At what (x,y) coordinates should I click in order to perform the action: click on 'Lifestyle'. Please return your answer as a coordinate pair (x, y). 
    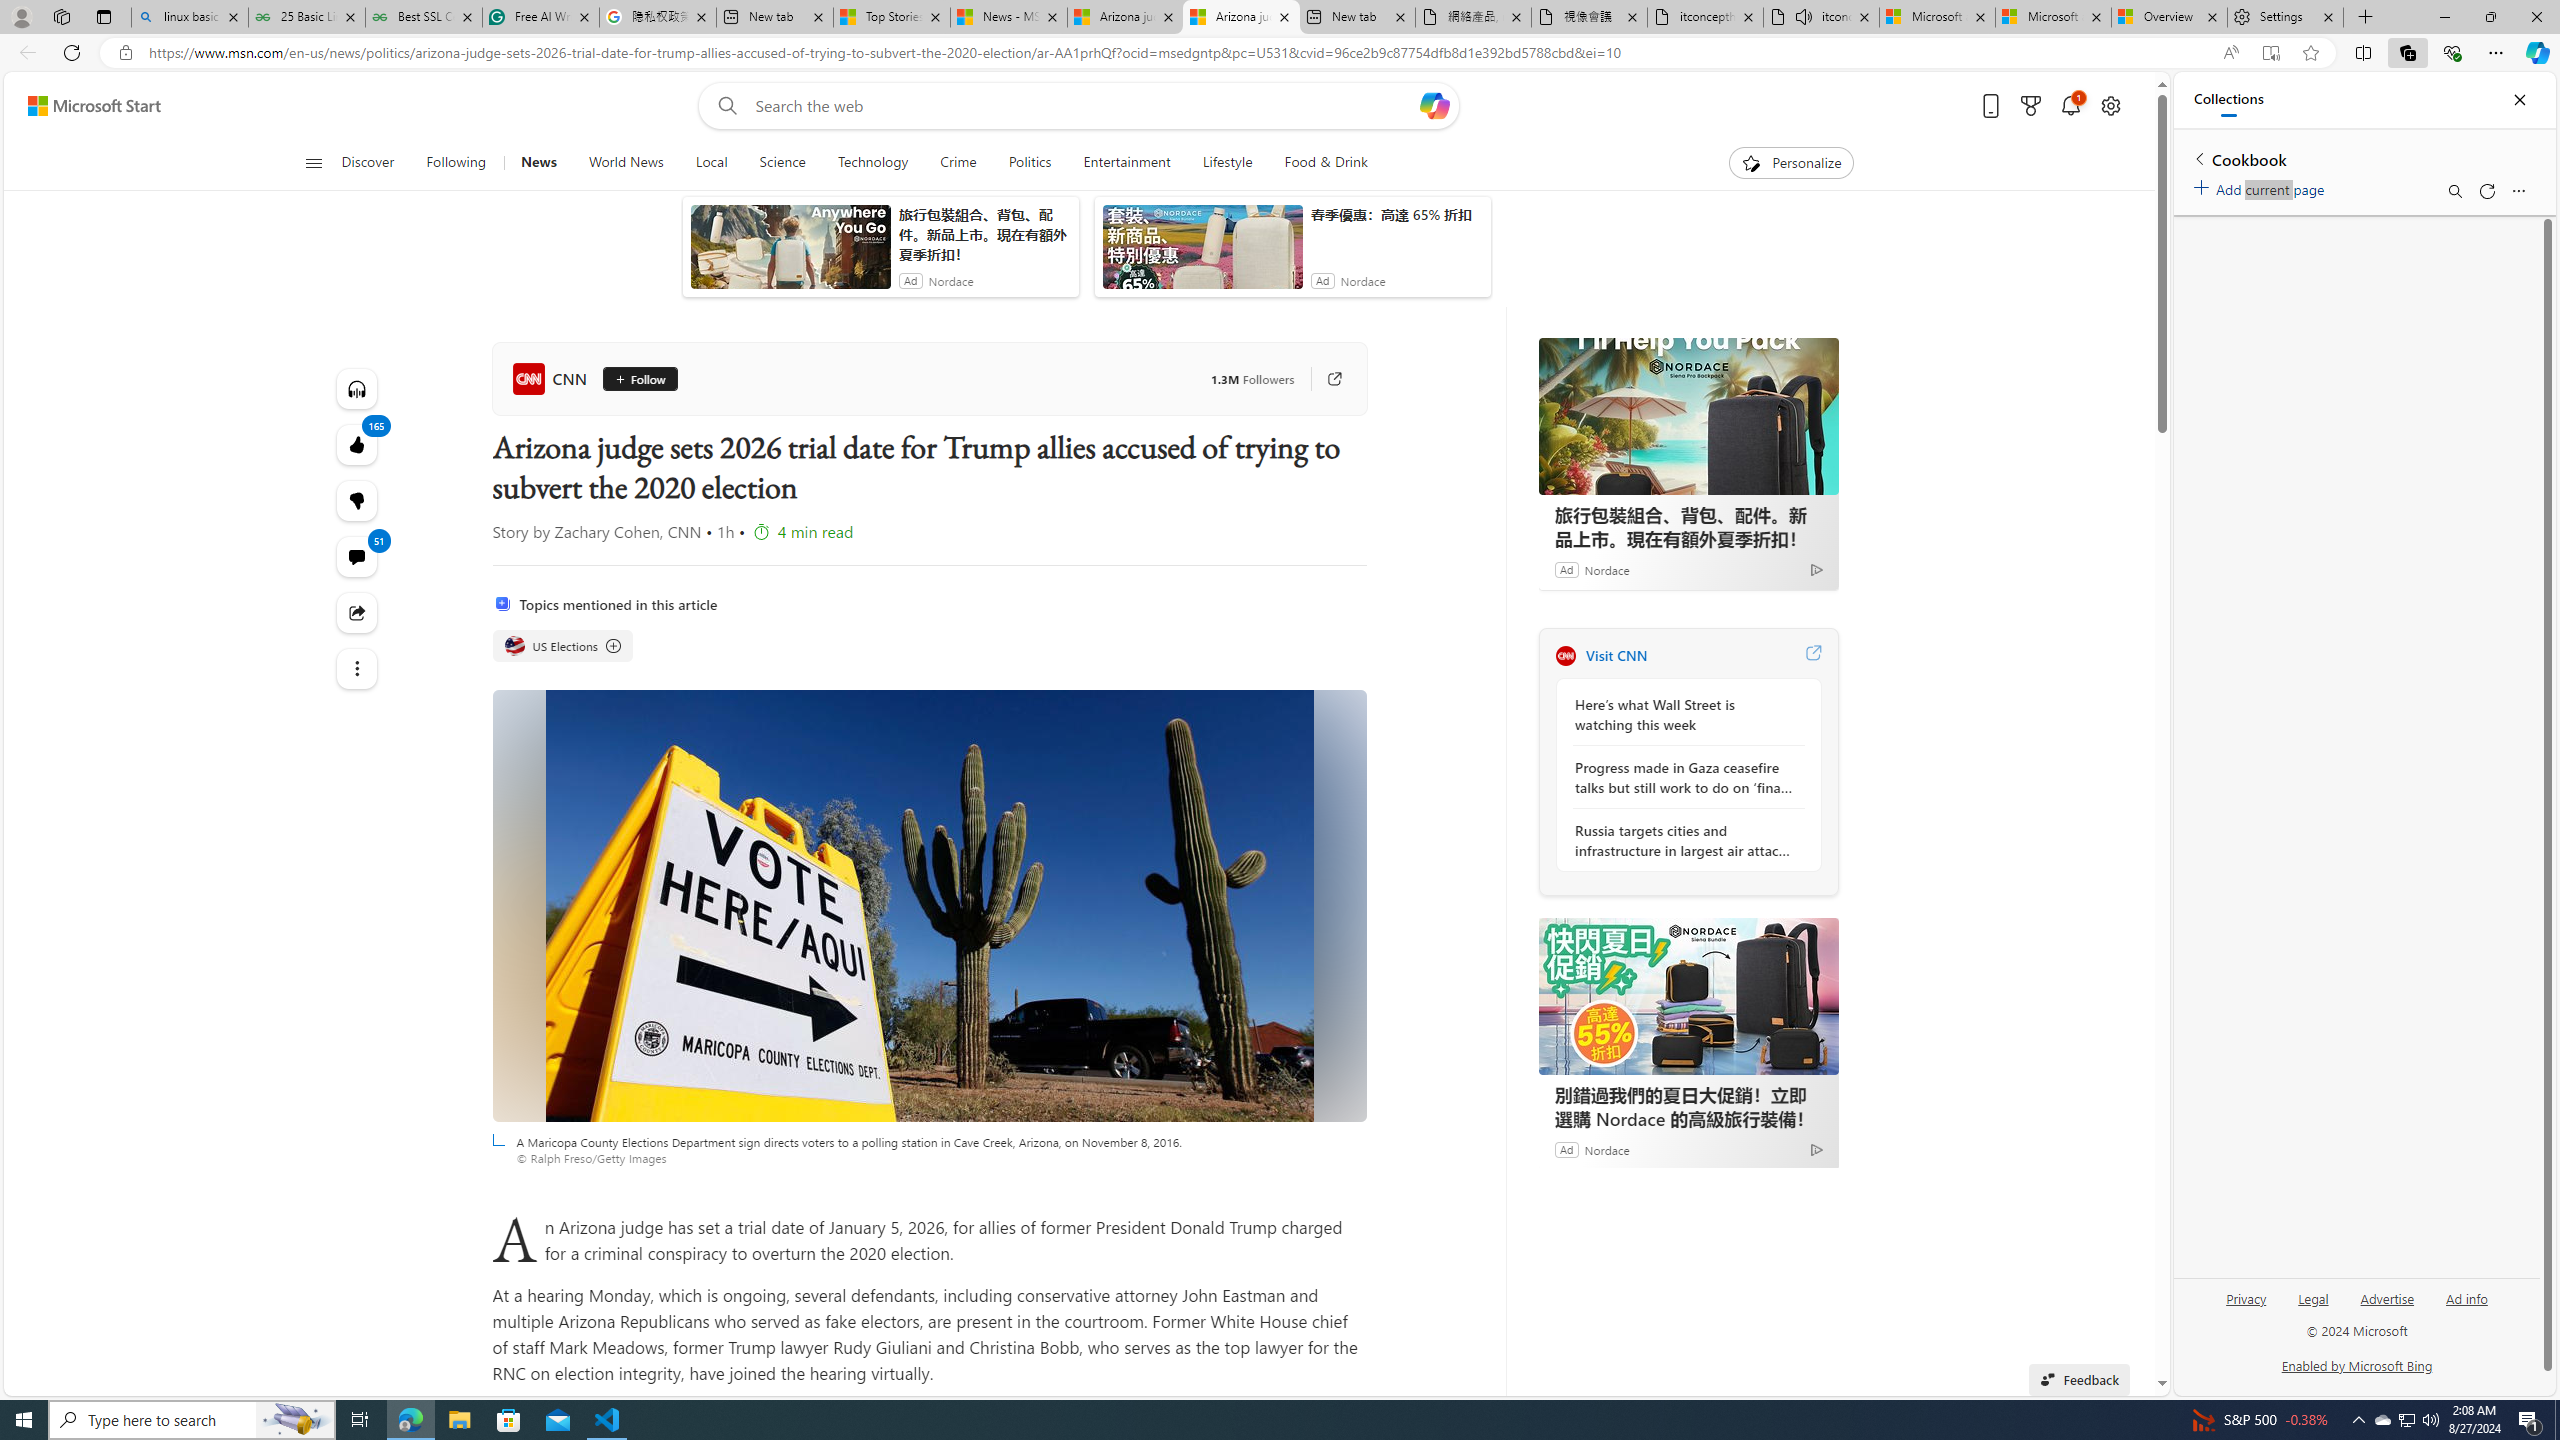
    Looking at the image, I should click on (1227, 162).